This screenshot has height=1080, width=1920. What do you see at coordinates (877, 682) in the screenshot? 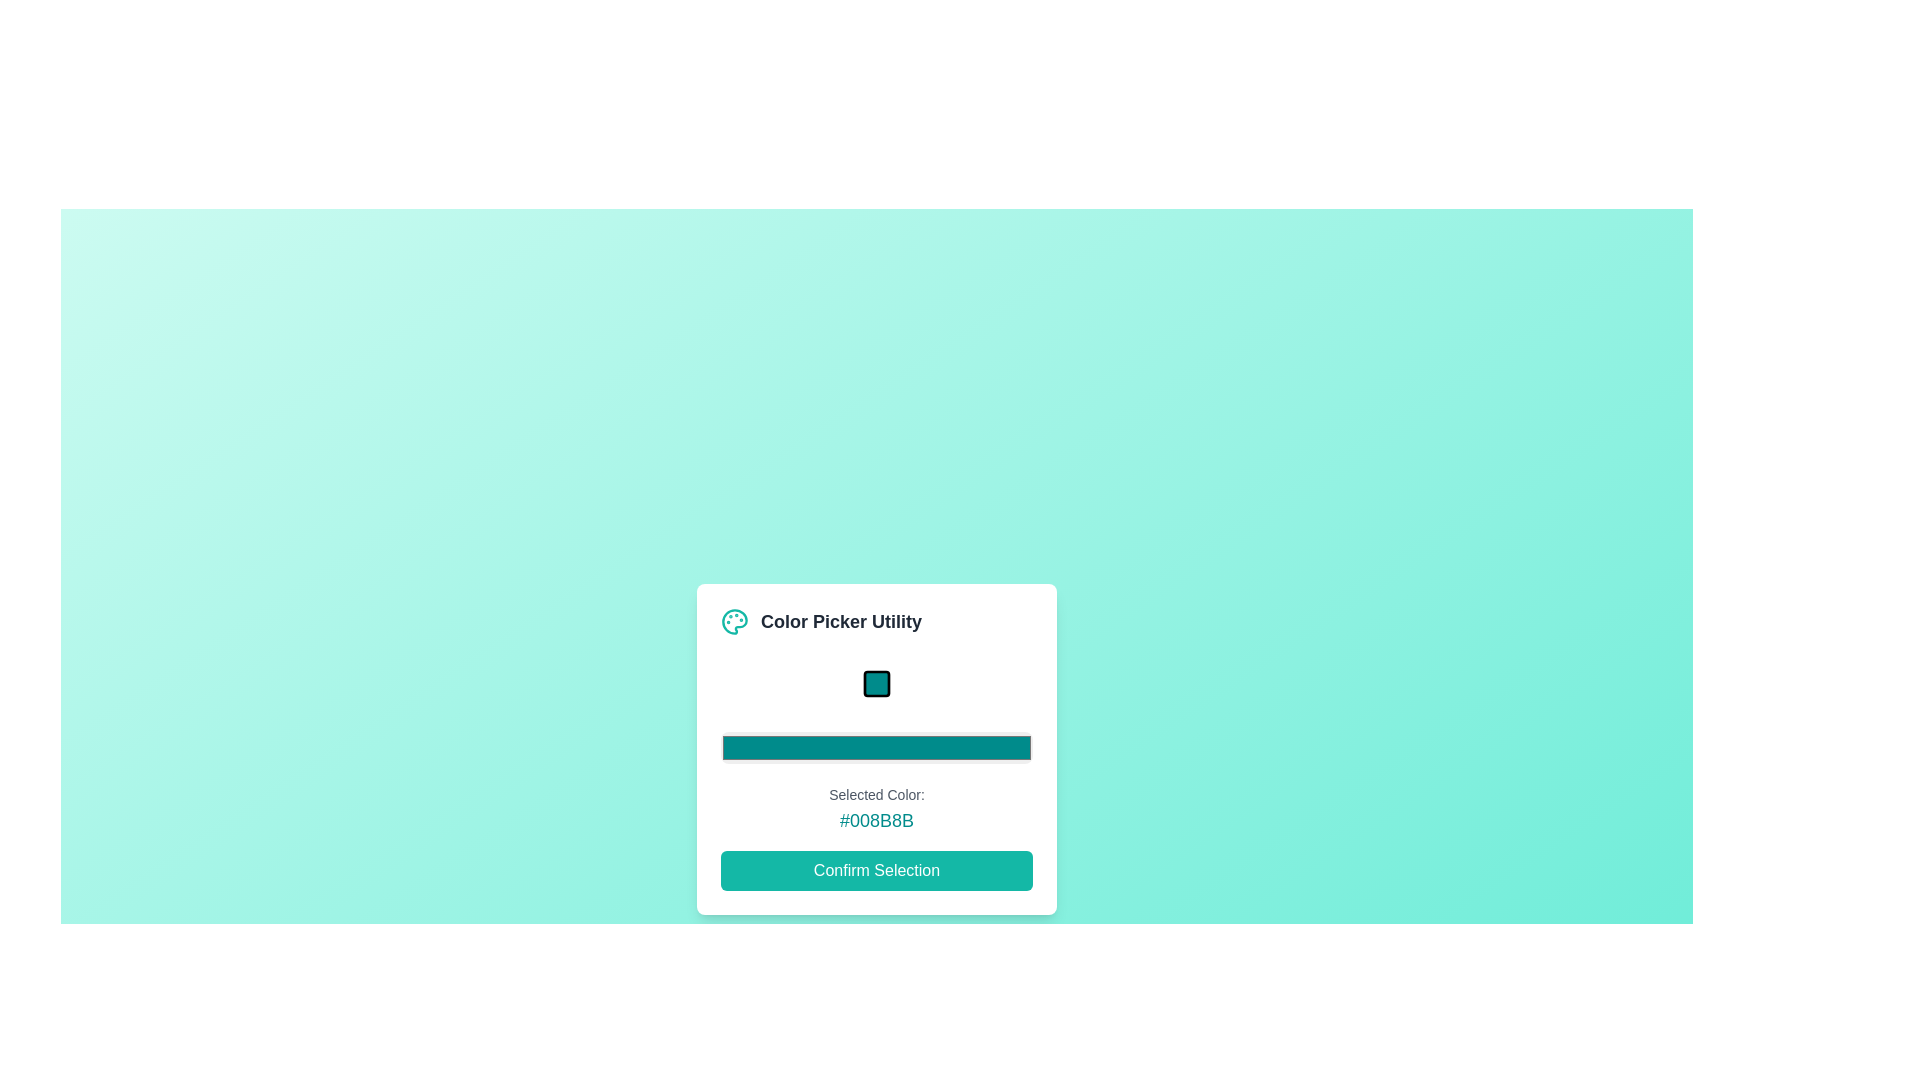
I see `the color square to verify its interactivity` at bounding box center [877, 682].